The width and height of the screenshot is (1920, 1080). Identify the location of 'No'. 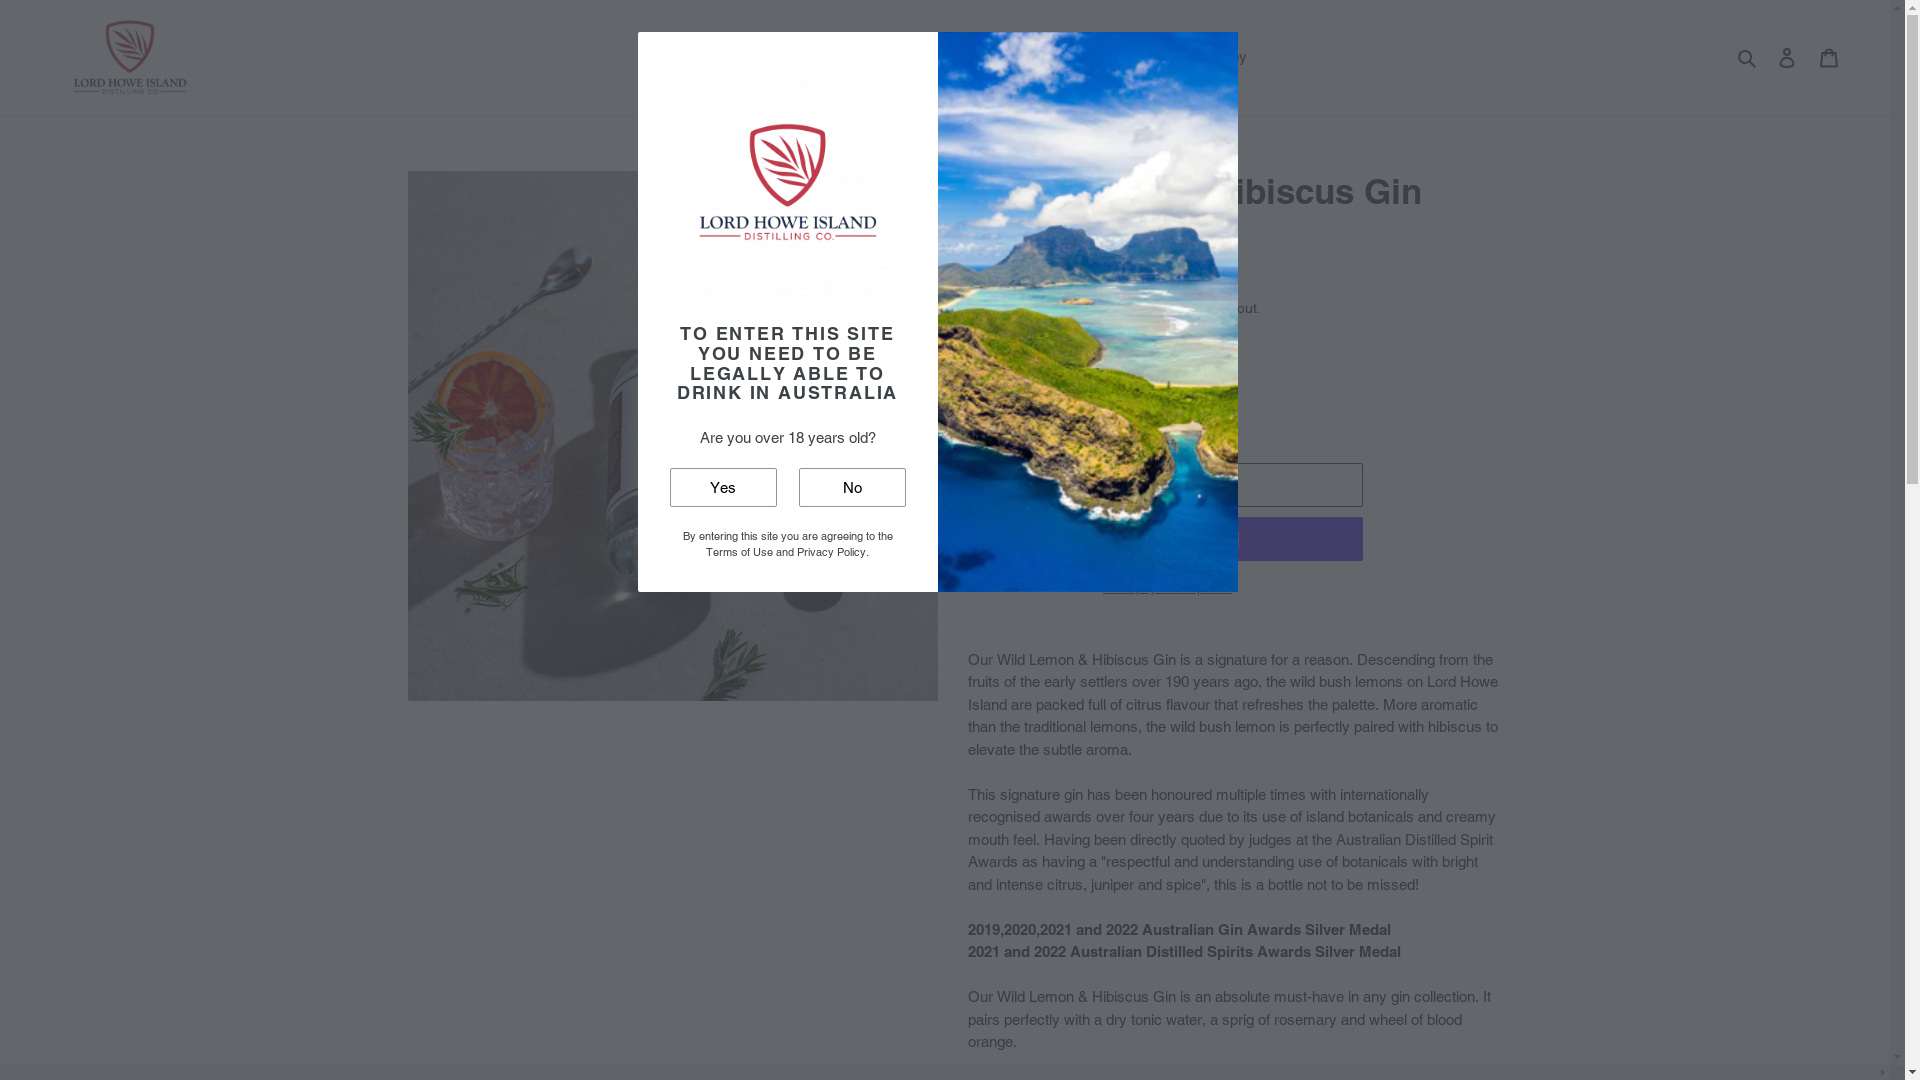
(851, 487).